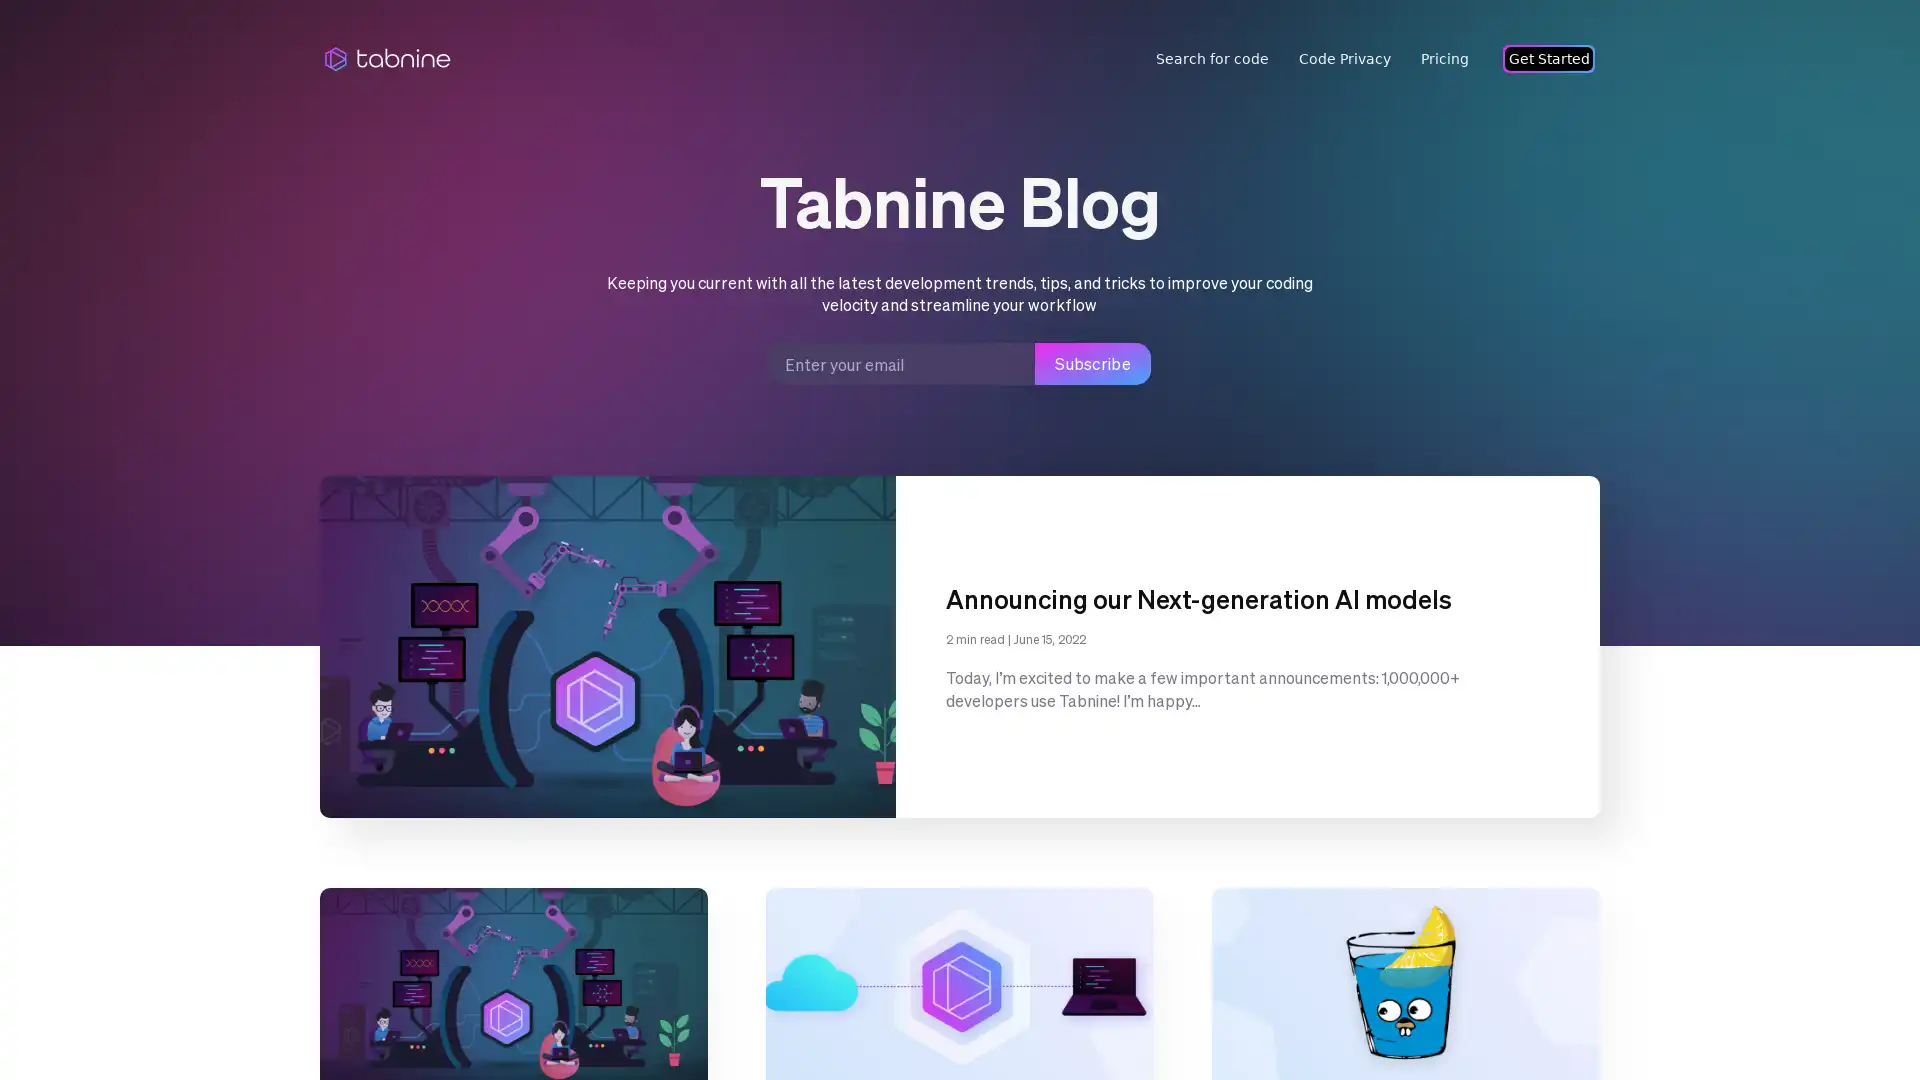 The height and width of the screenshot is (1080, 1920). I want to click on Open, so click(1860, 1026).